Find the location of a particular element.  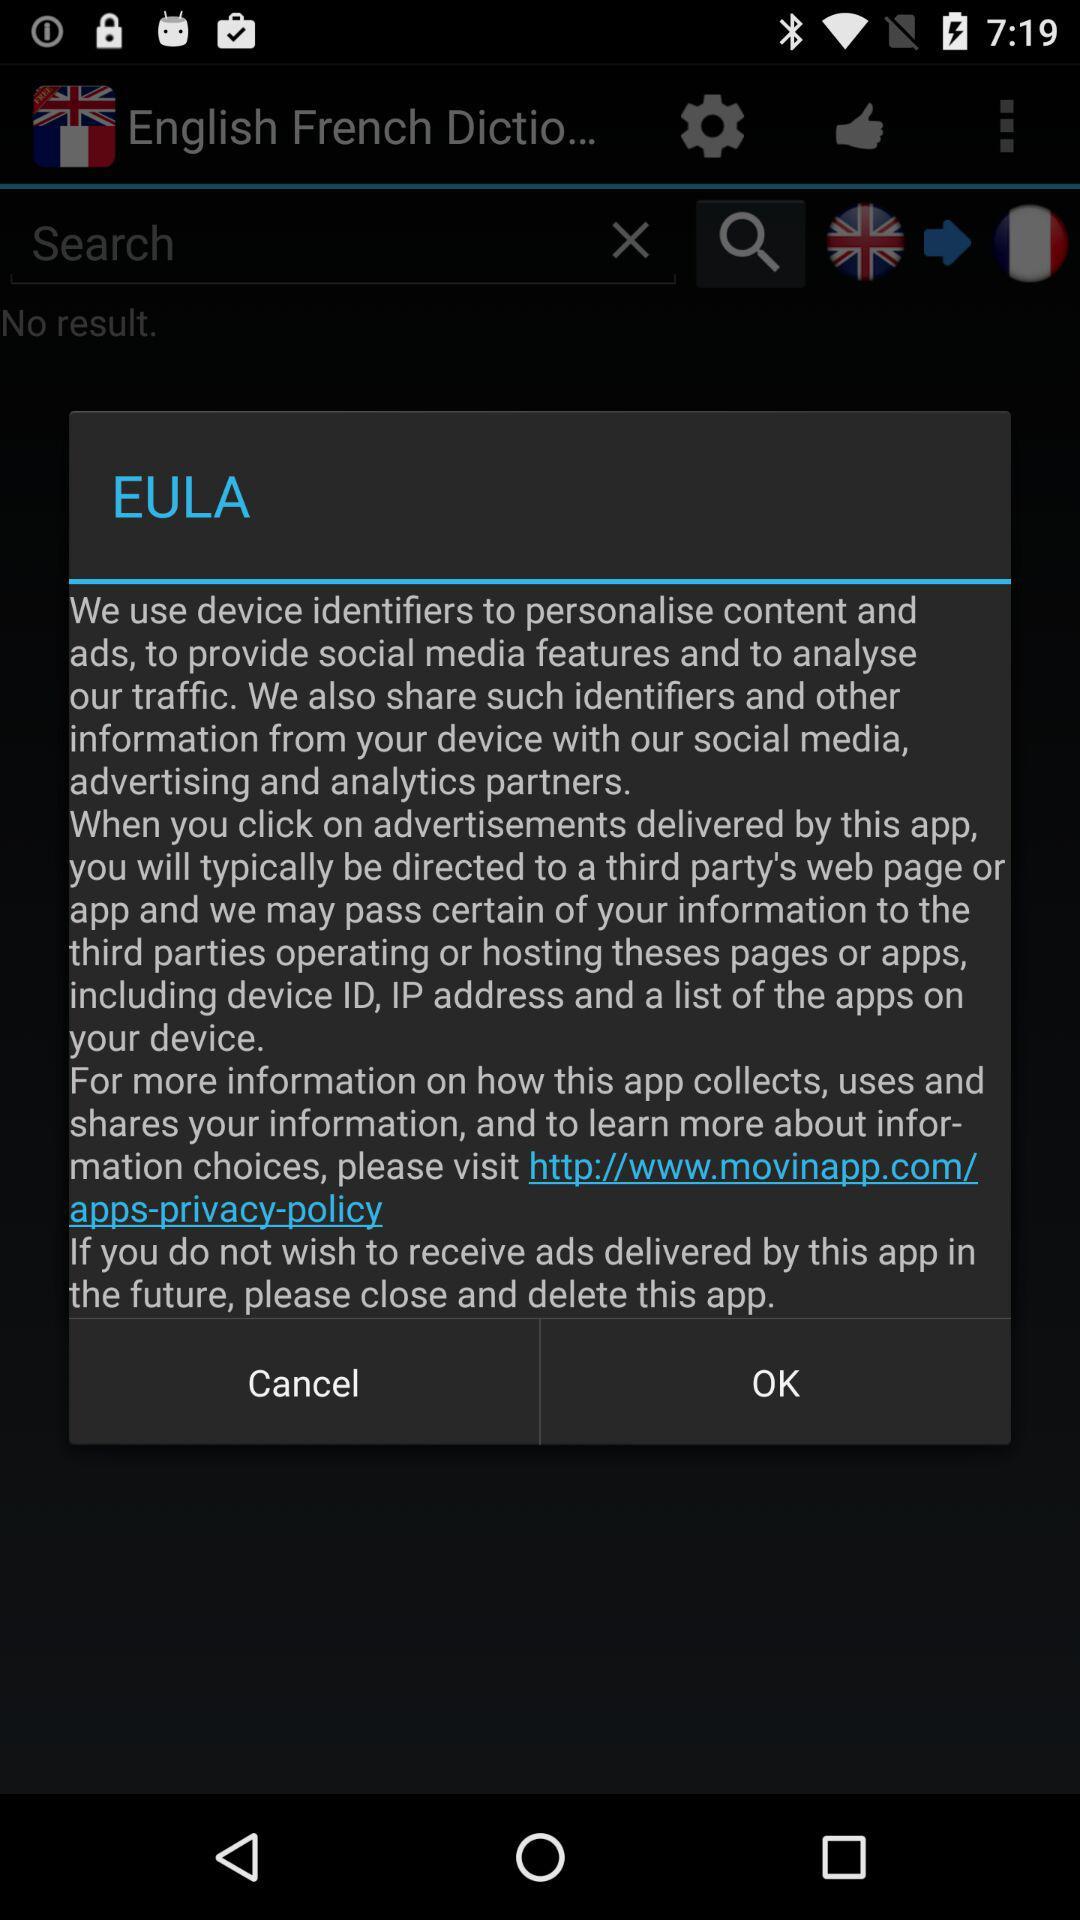

the button to the right of the cancel icon is located at coordinates (774, 1381).